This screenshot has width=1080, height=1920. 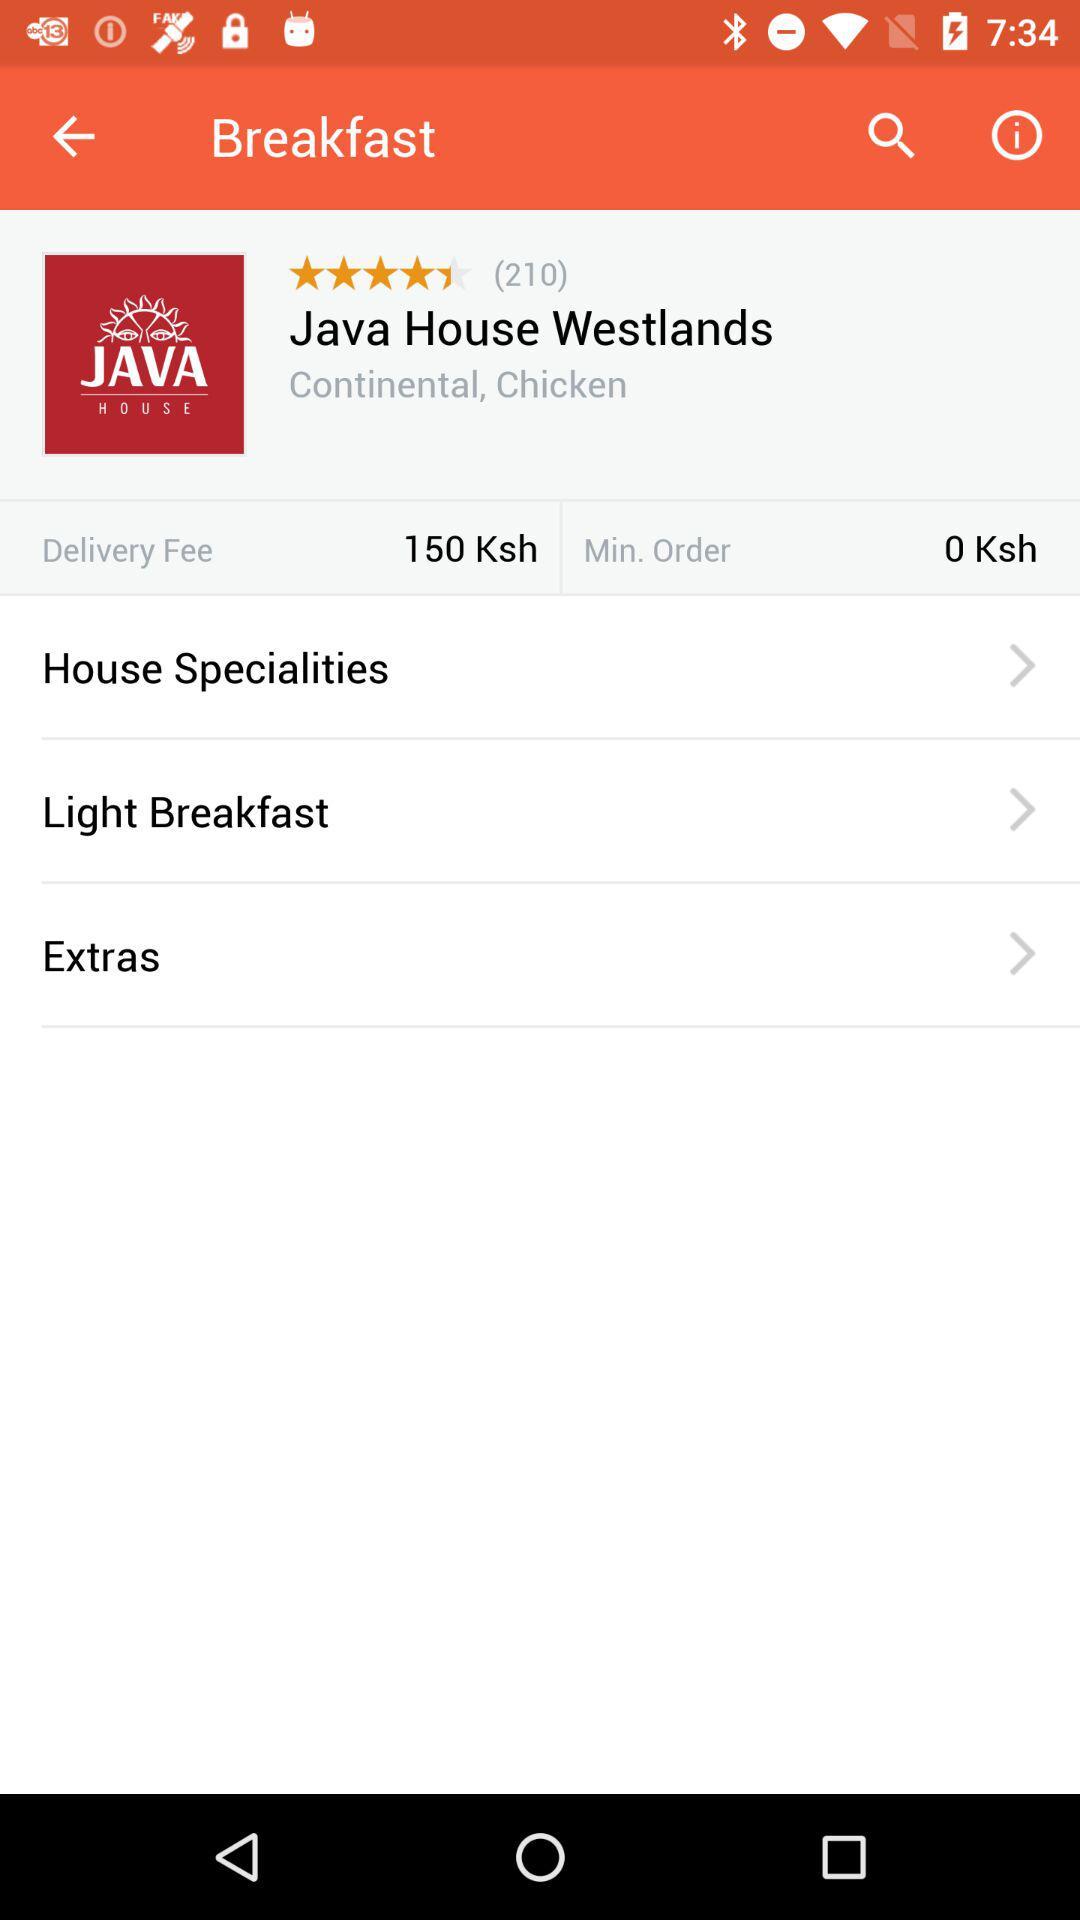 I want to click on the icon below the extras icon, so click(x=560, y=1026).